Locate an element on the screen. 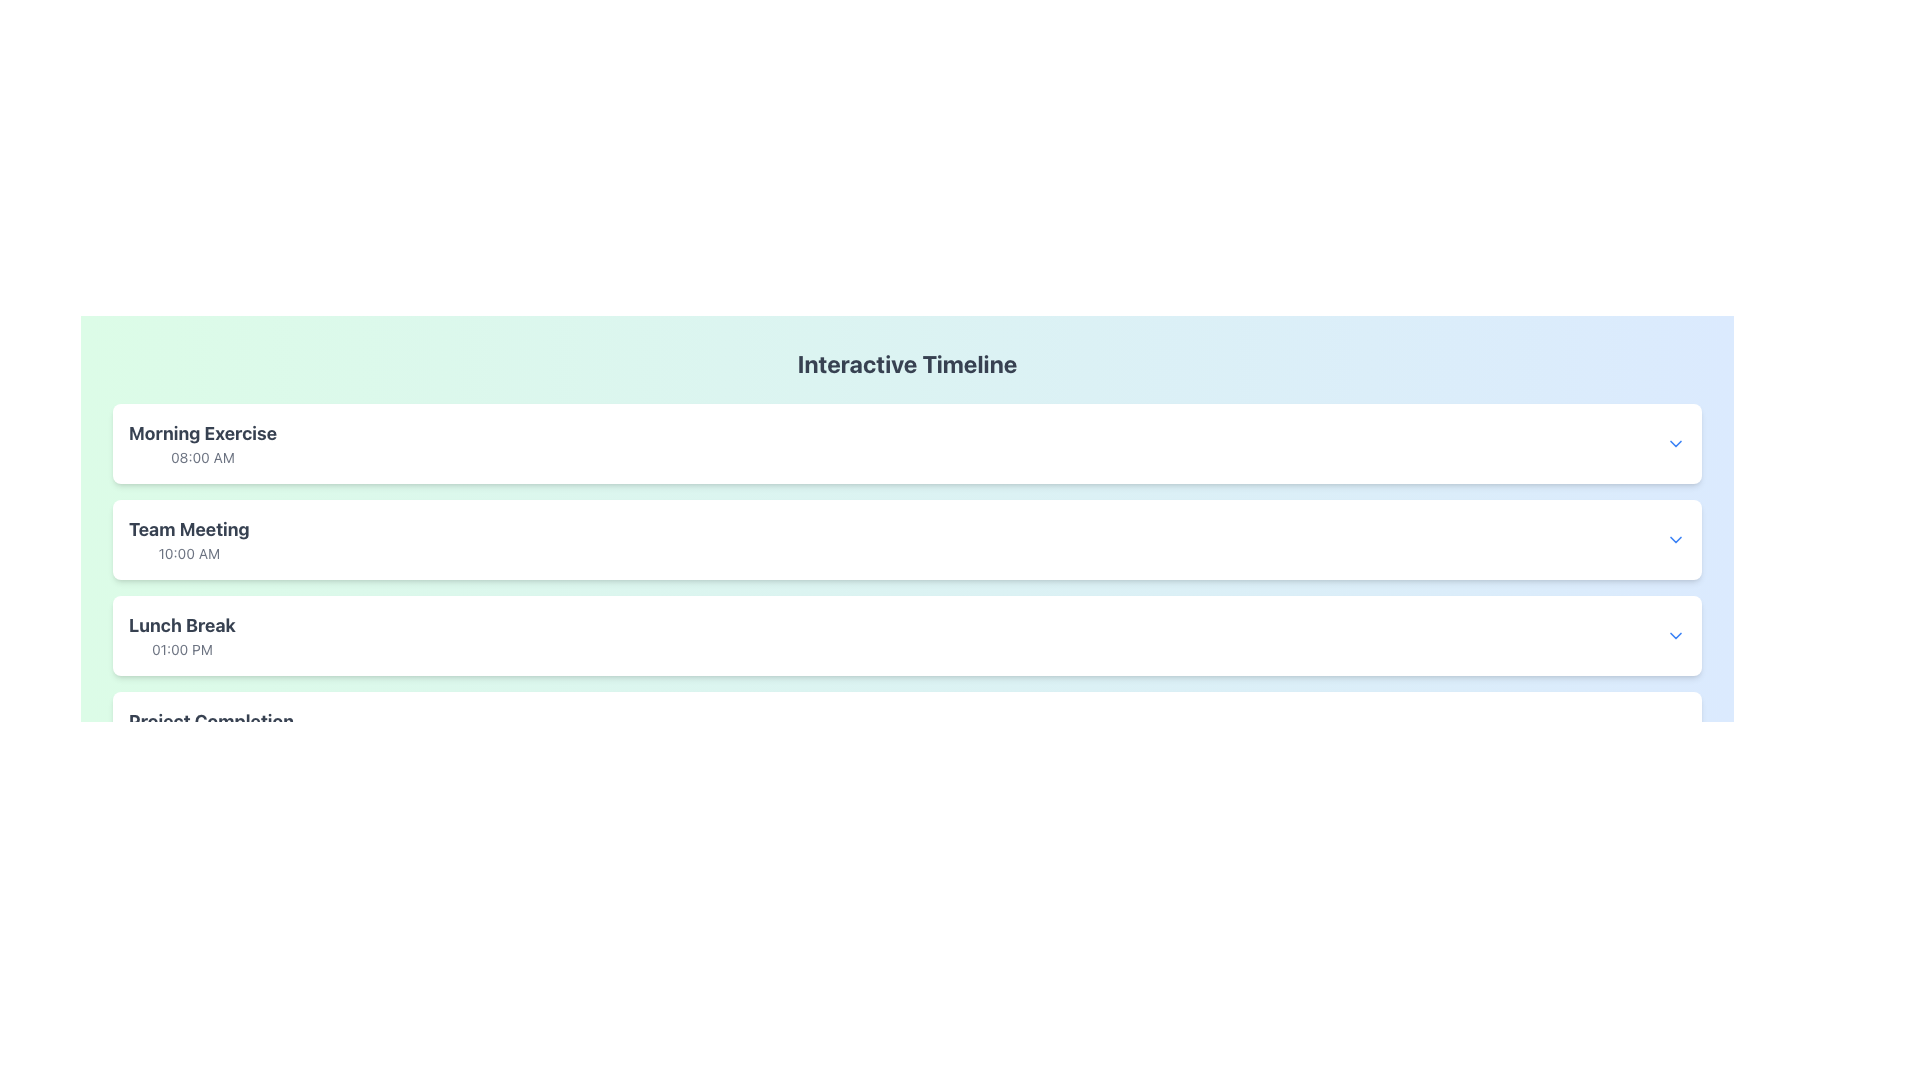 The height and width of the screenshot is (1080, 1920). text content of the 'Team Meeting' label, which is a bold text displayed in dark gray, positioned centrally in the left-aligned block of the second timeline entry is located at coordinates (189, 528).